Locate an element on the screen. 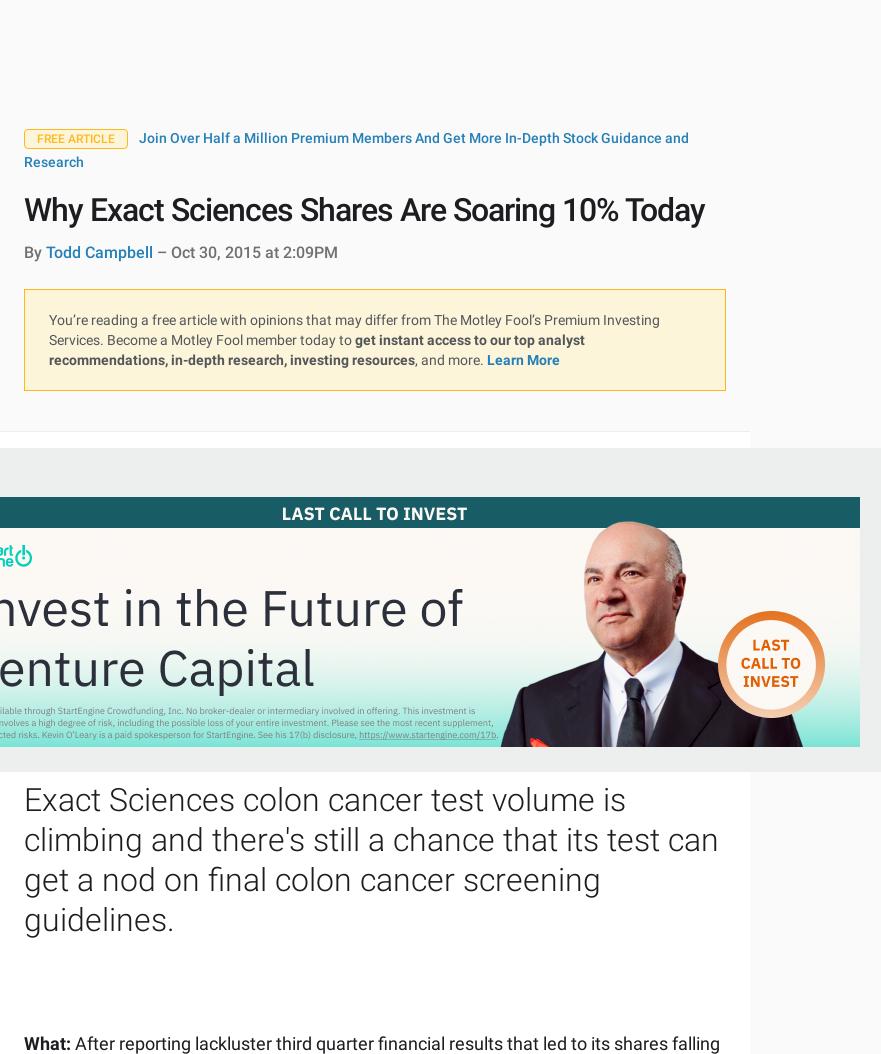 Image resolution: width=881 pixels, height=1054 pixels. 'Join Stock Advisor' is located at coordinates (374, 836).